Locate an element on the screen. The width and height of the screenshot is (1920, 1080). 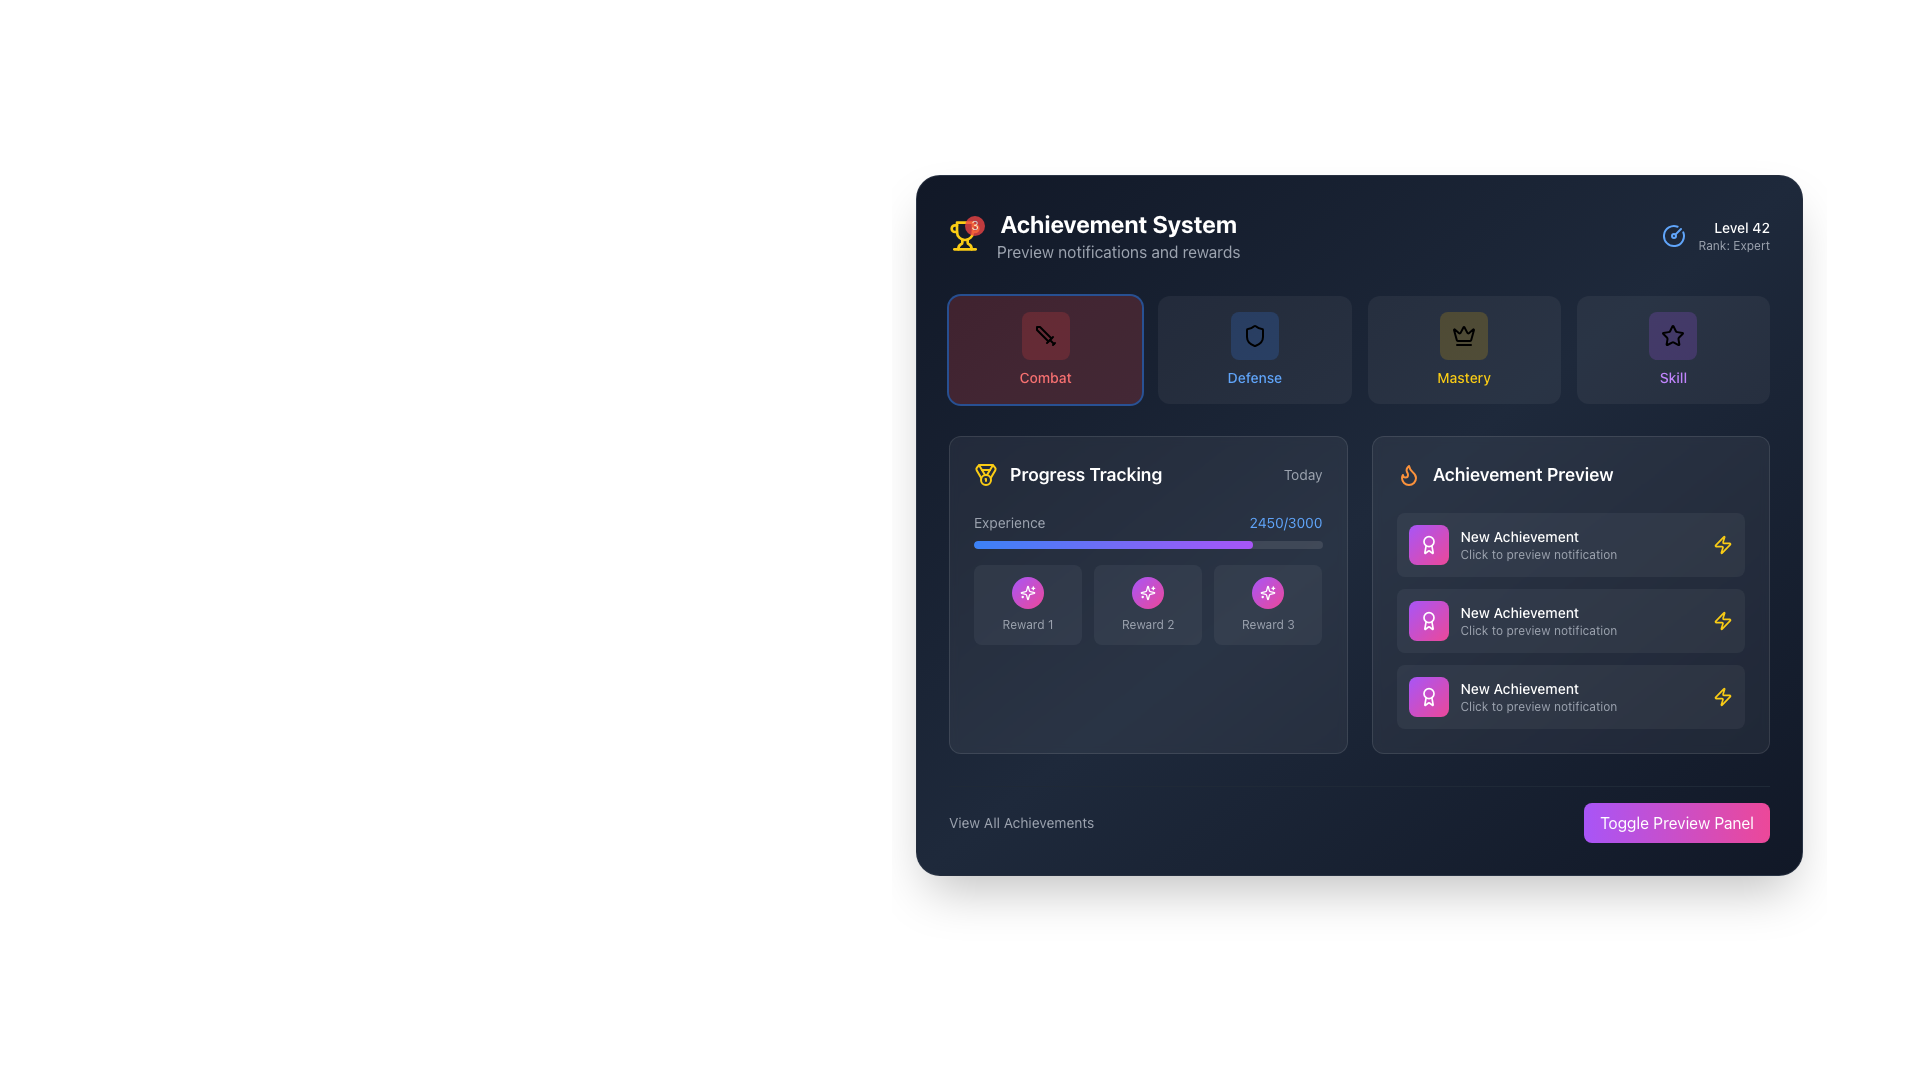
the Text label in the 'Progress Tracking' section that indicates the type of progress being tracked, located to the left of the progress number is located at coordinates (1009, 522).